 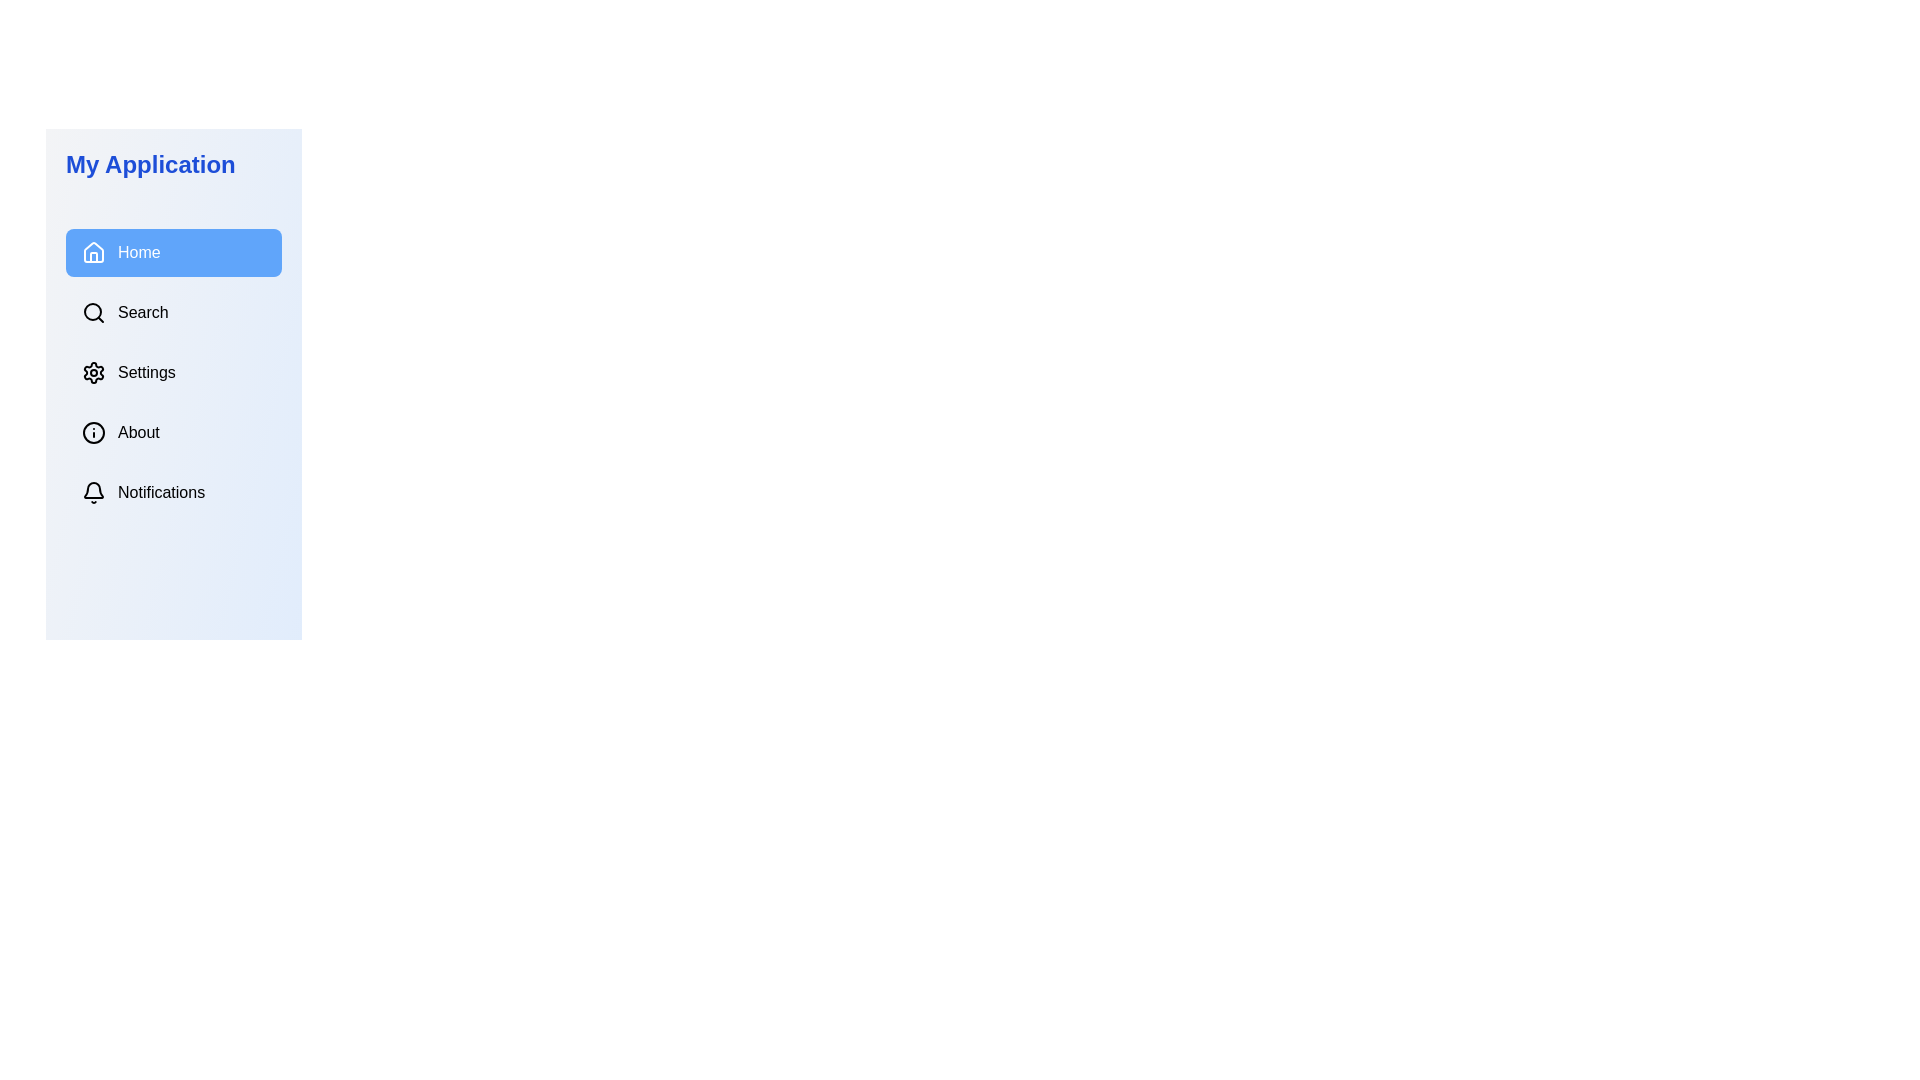 What do you see at coordinates (173, 431) in the screenshot?
I see `the 'About' menu item, which is a rounded rectangular element located fourth from the top in the navigation menu, between 'Settings' and 'Notifications'` at bounding box center [173, 431].